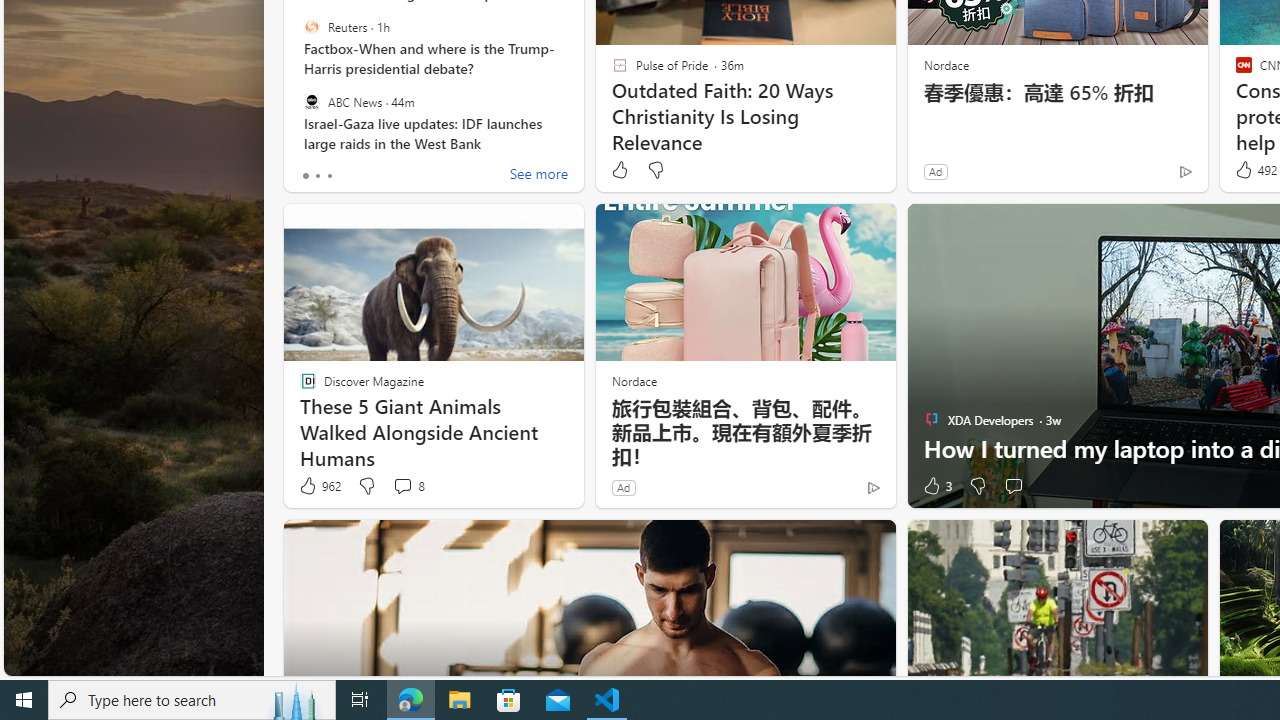 The image size is (1280, 720). What do you see at coordinates (407, 486) in the screenshot?
I see `'View comments 8 Comment'` at bounding box center [407, 486].